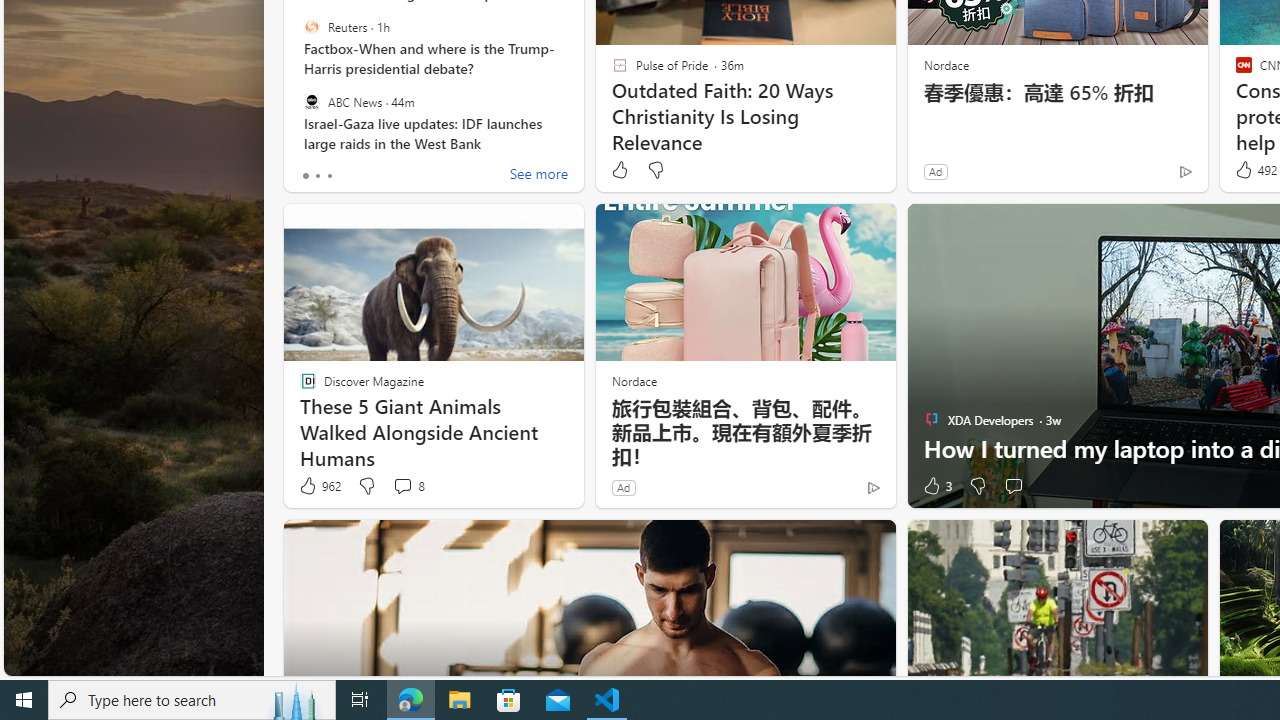 The image size is (1280, 720). What do you see at coordinates (407, 486) in the screenshot?
I see `'View comments 8 Comment'` at bounding box center [407, 486].